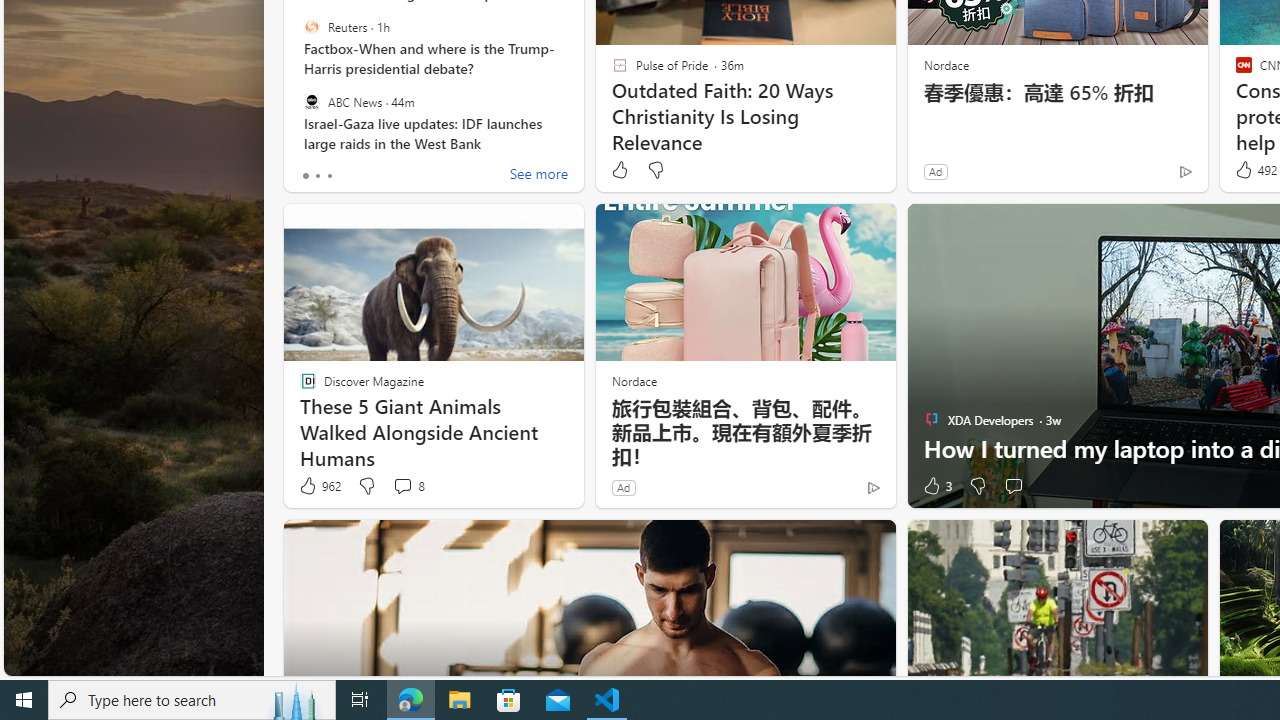 The image size is (1280, 720). What do you see at coordinates (407, 486) in the screenshot?
I see `'View comments 8 Comment'` at bounding box center [407, 486].